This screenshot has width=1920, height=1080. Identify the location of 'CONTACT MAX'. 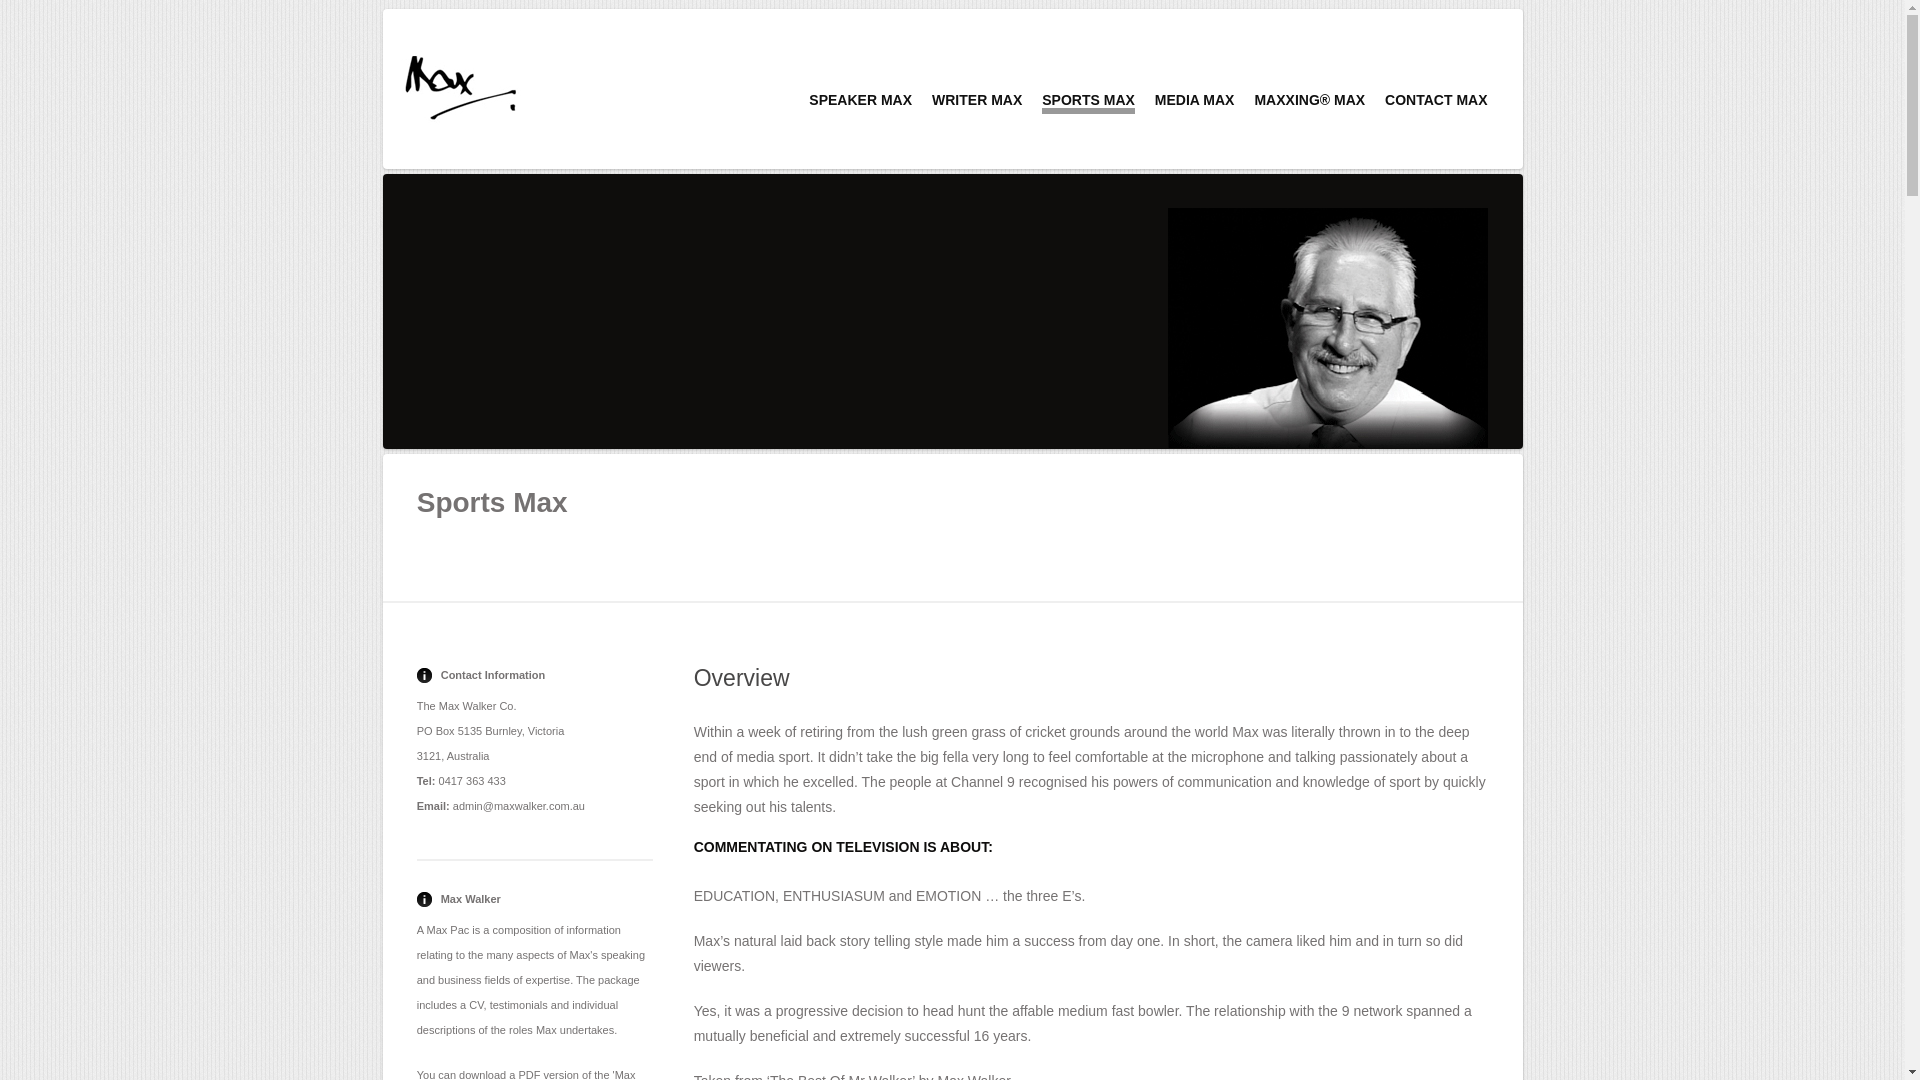
(1434, 100).